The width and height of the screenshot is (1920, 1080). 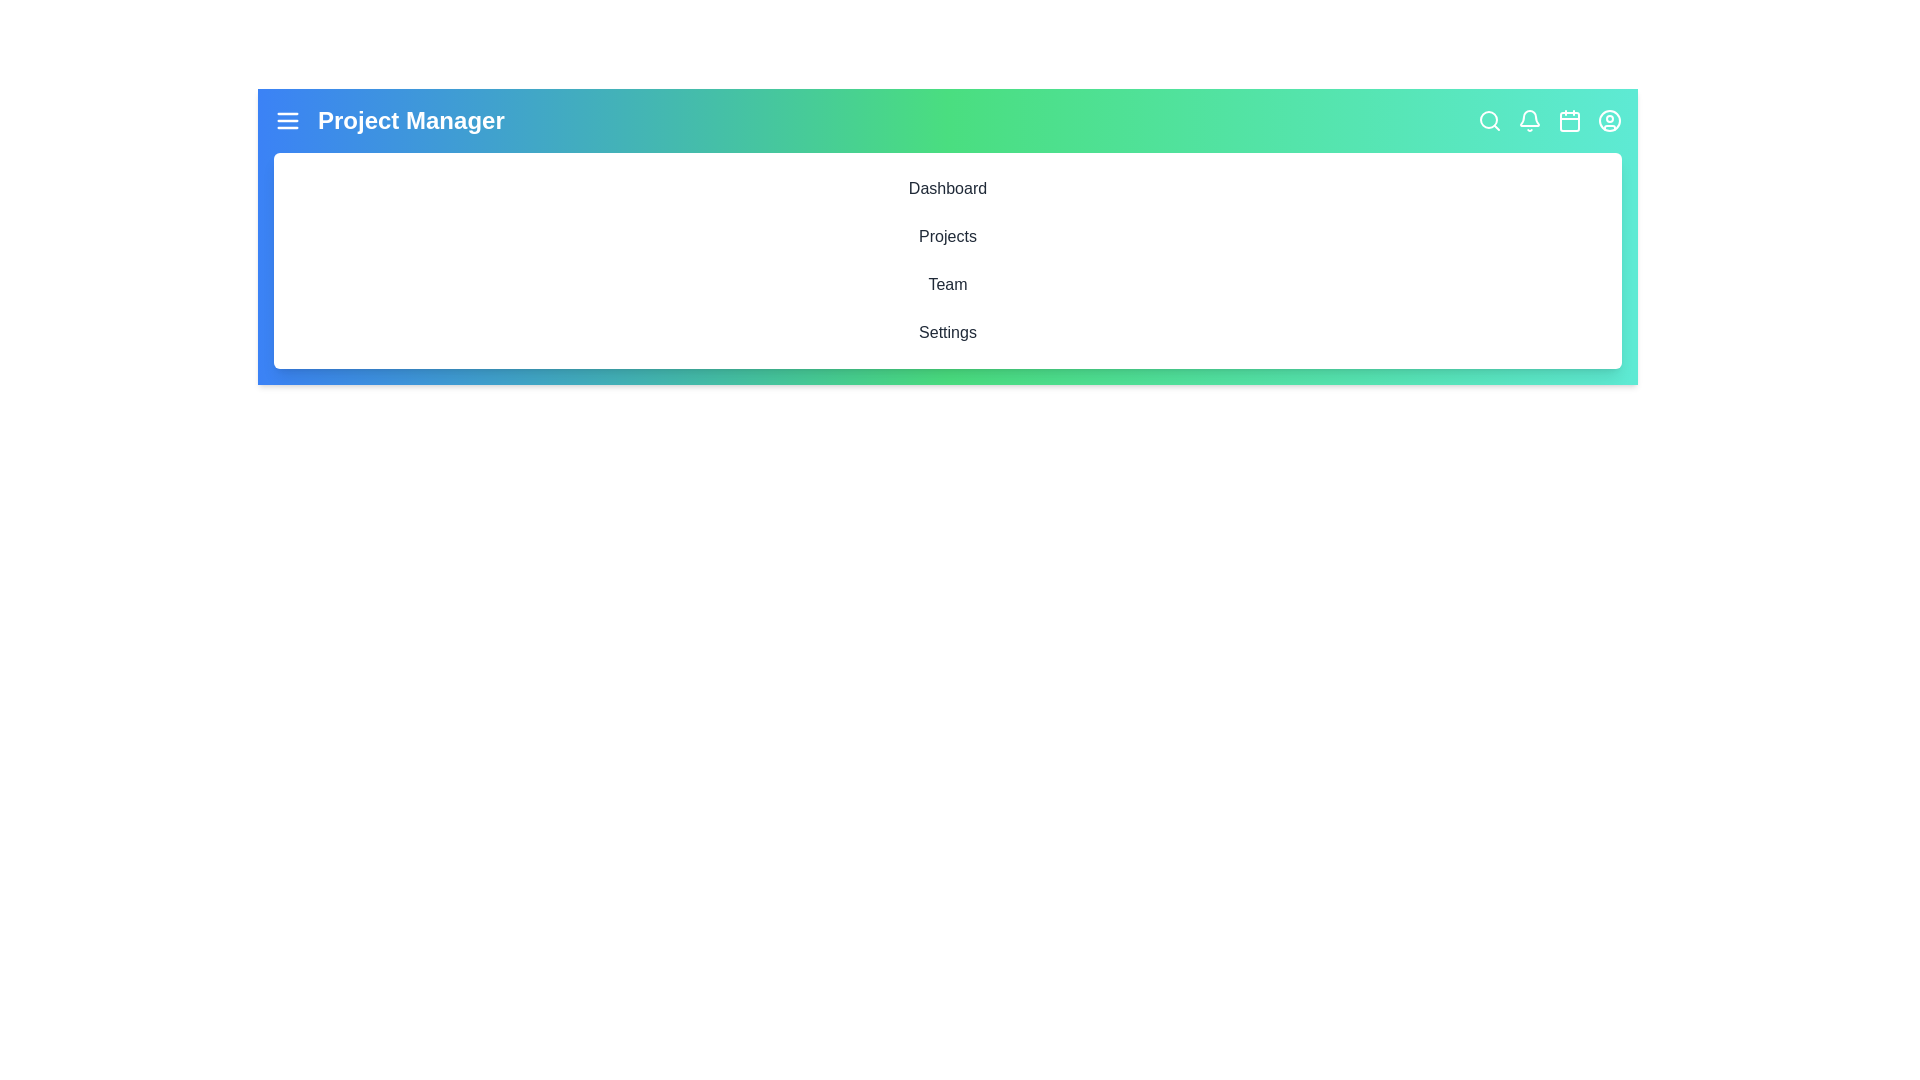 What do you see at coordinates (287, 120) in the screenshot?
I see `the interactive element Menu to inspect its hover effect` at bounding box center [287, 120].